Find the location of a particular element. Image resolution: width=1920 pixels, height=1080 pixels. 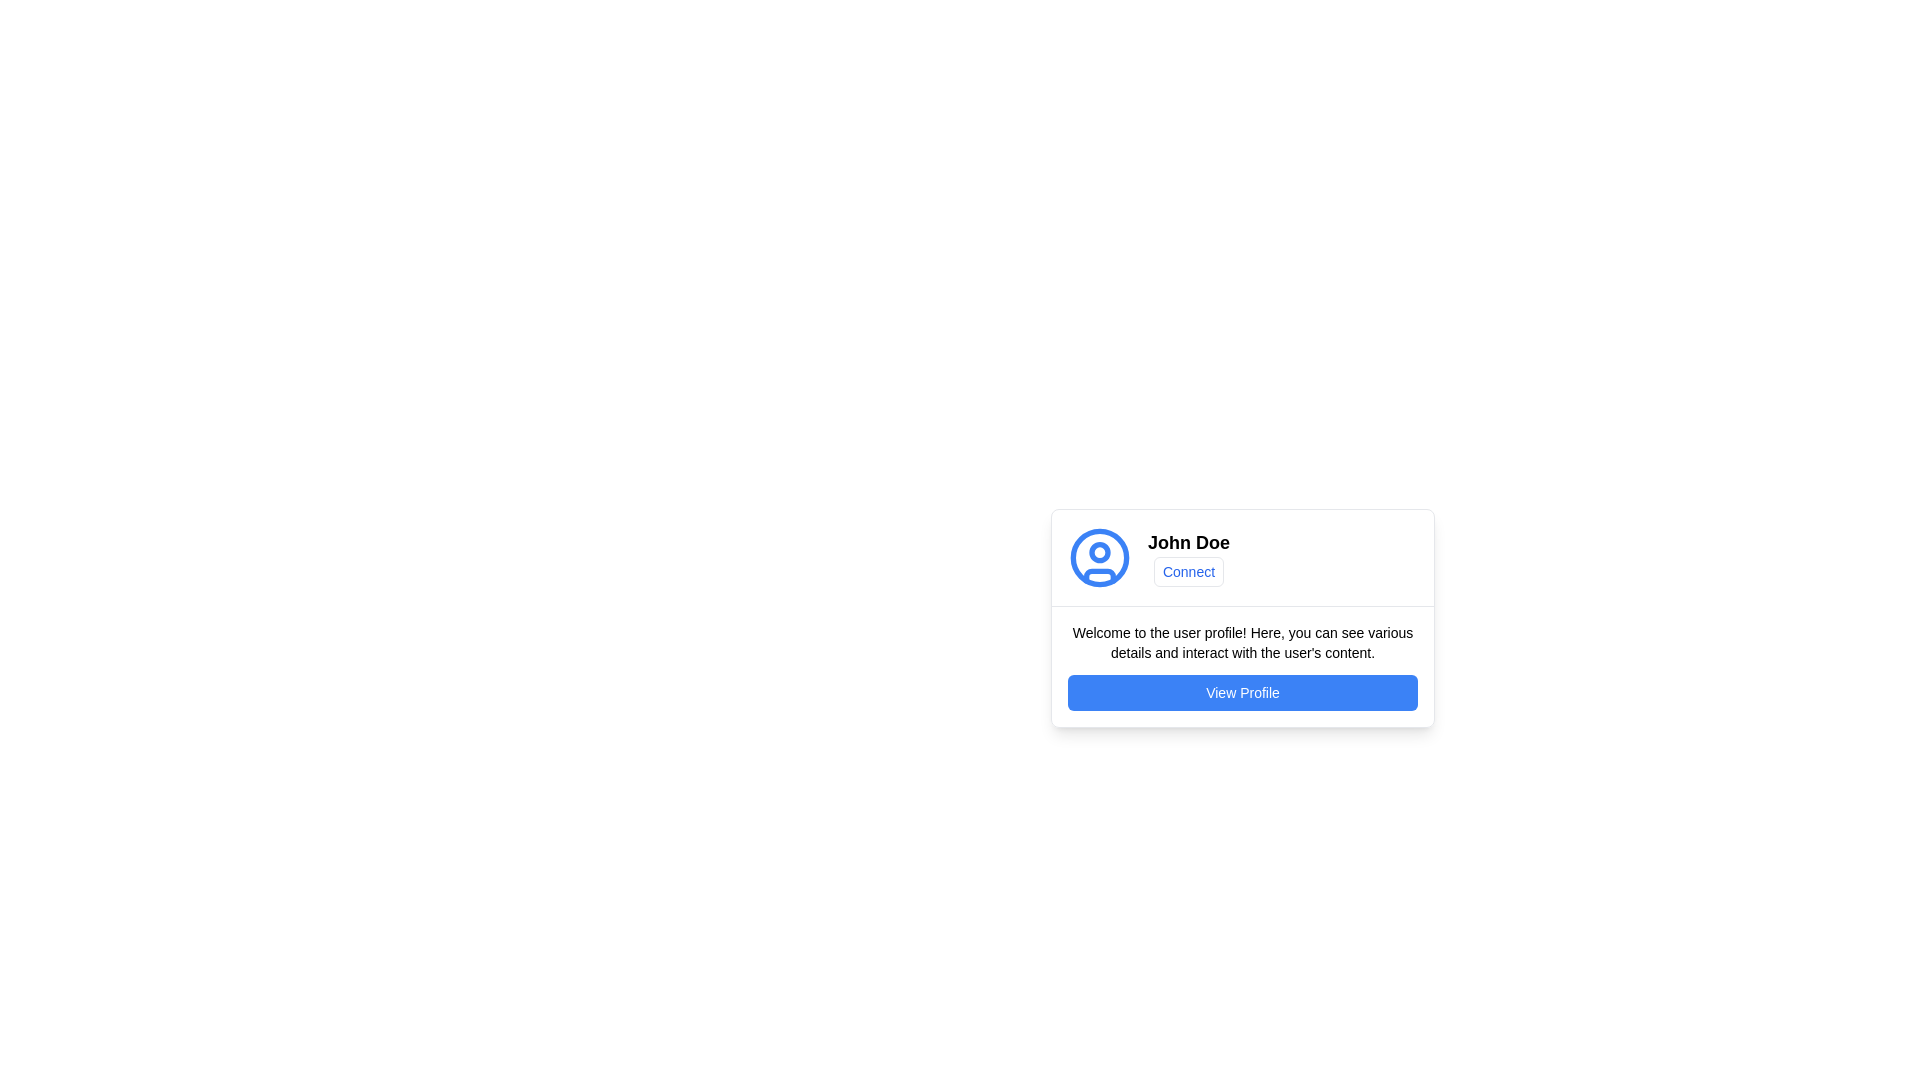

the button located in the lower section of the user profile card is located at coordinates (1242, 692).